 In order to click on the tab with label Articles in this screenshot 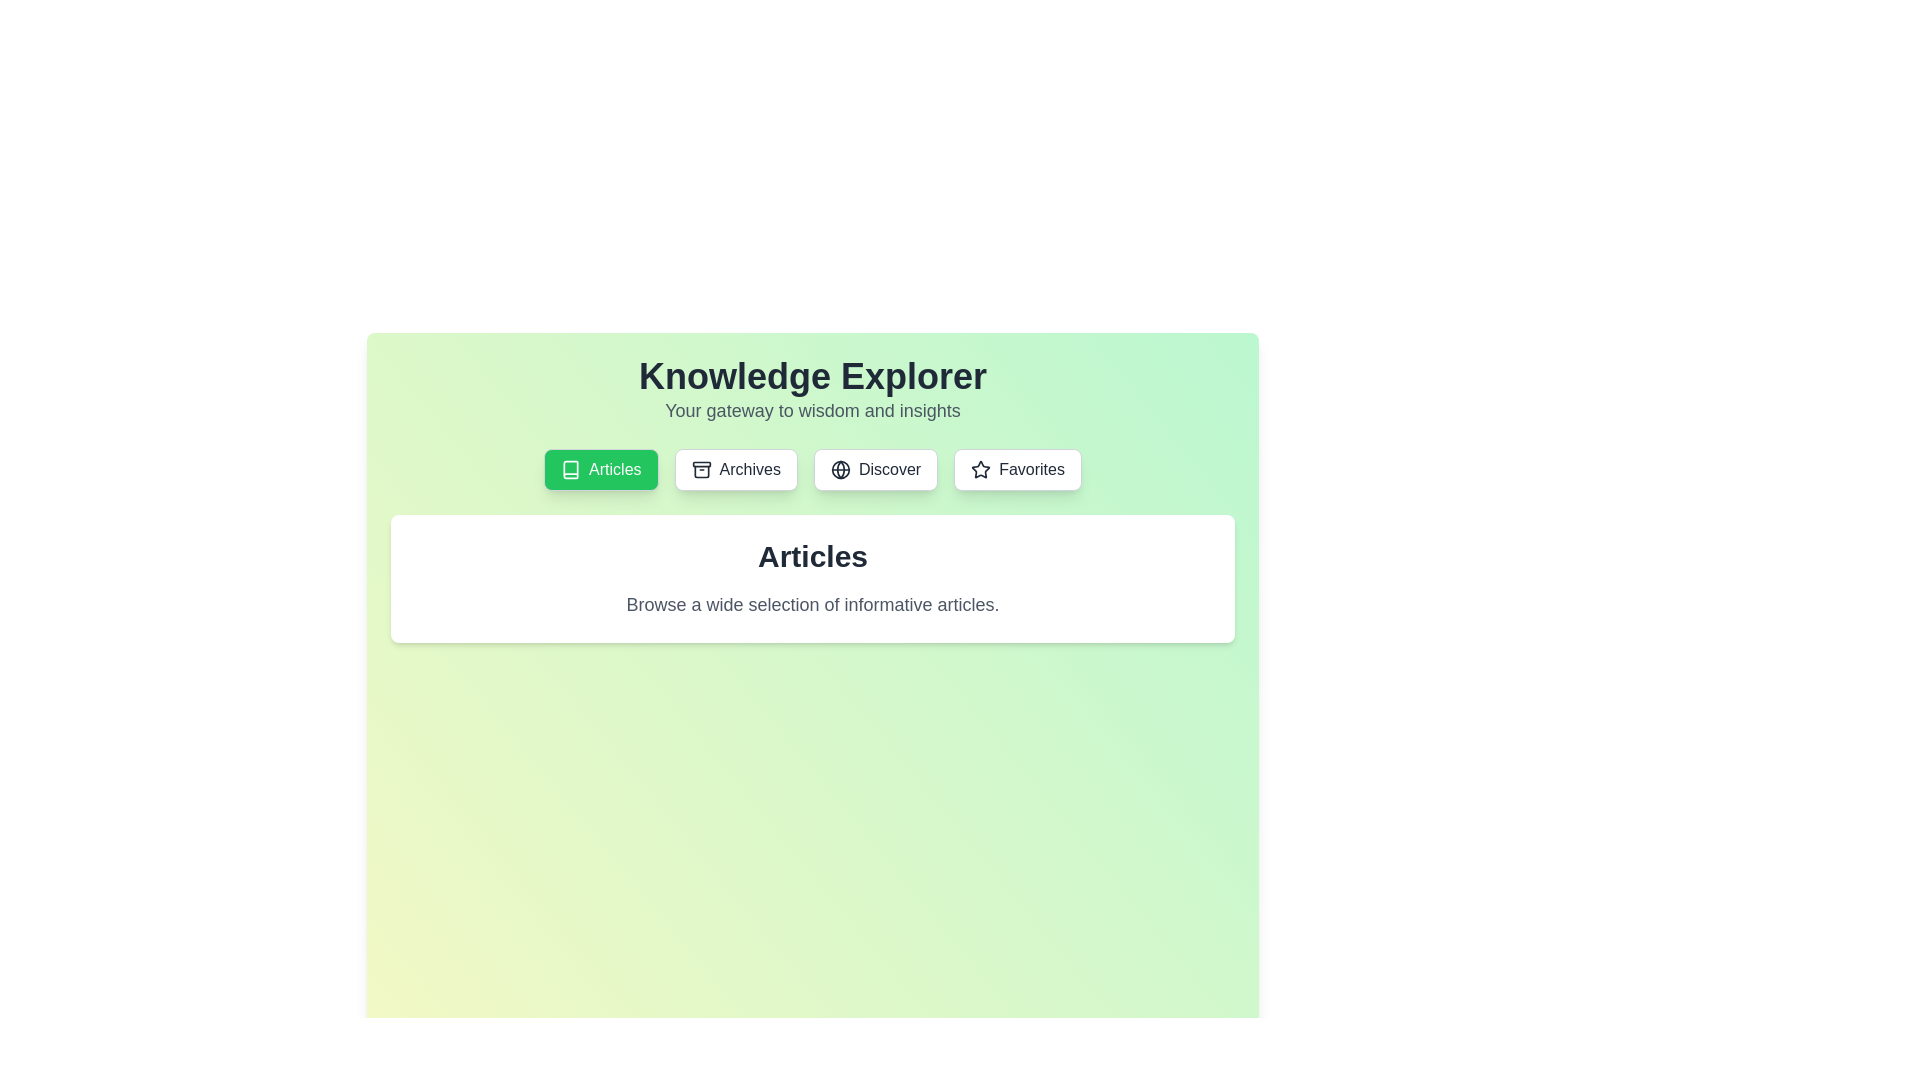, I will do `click(600, 470)`.